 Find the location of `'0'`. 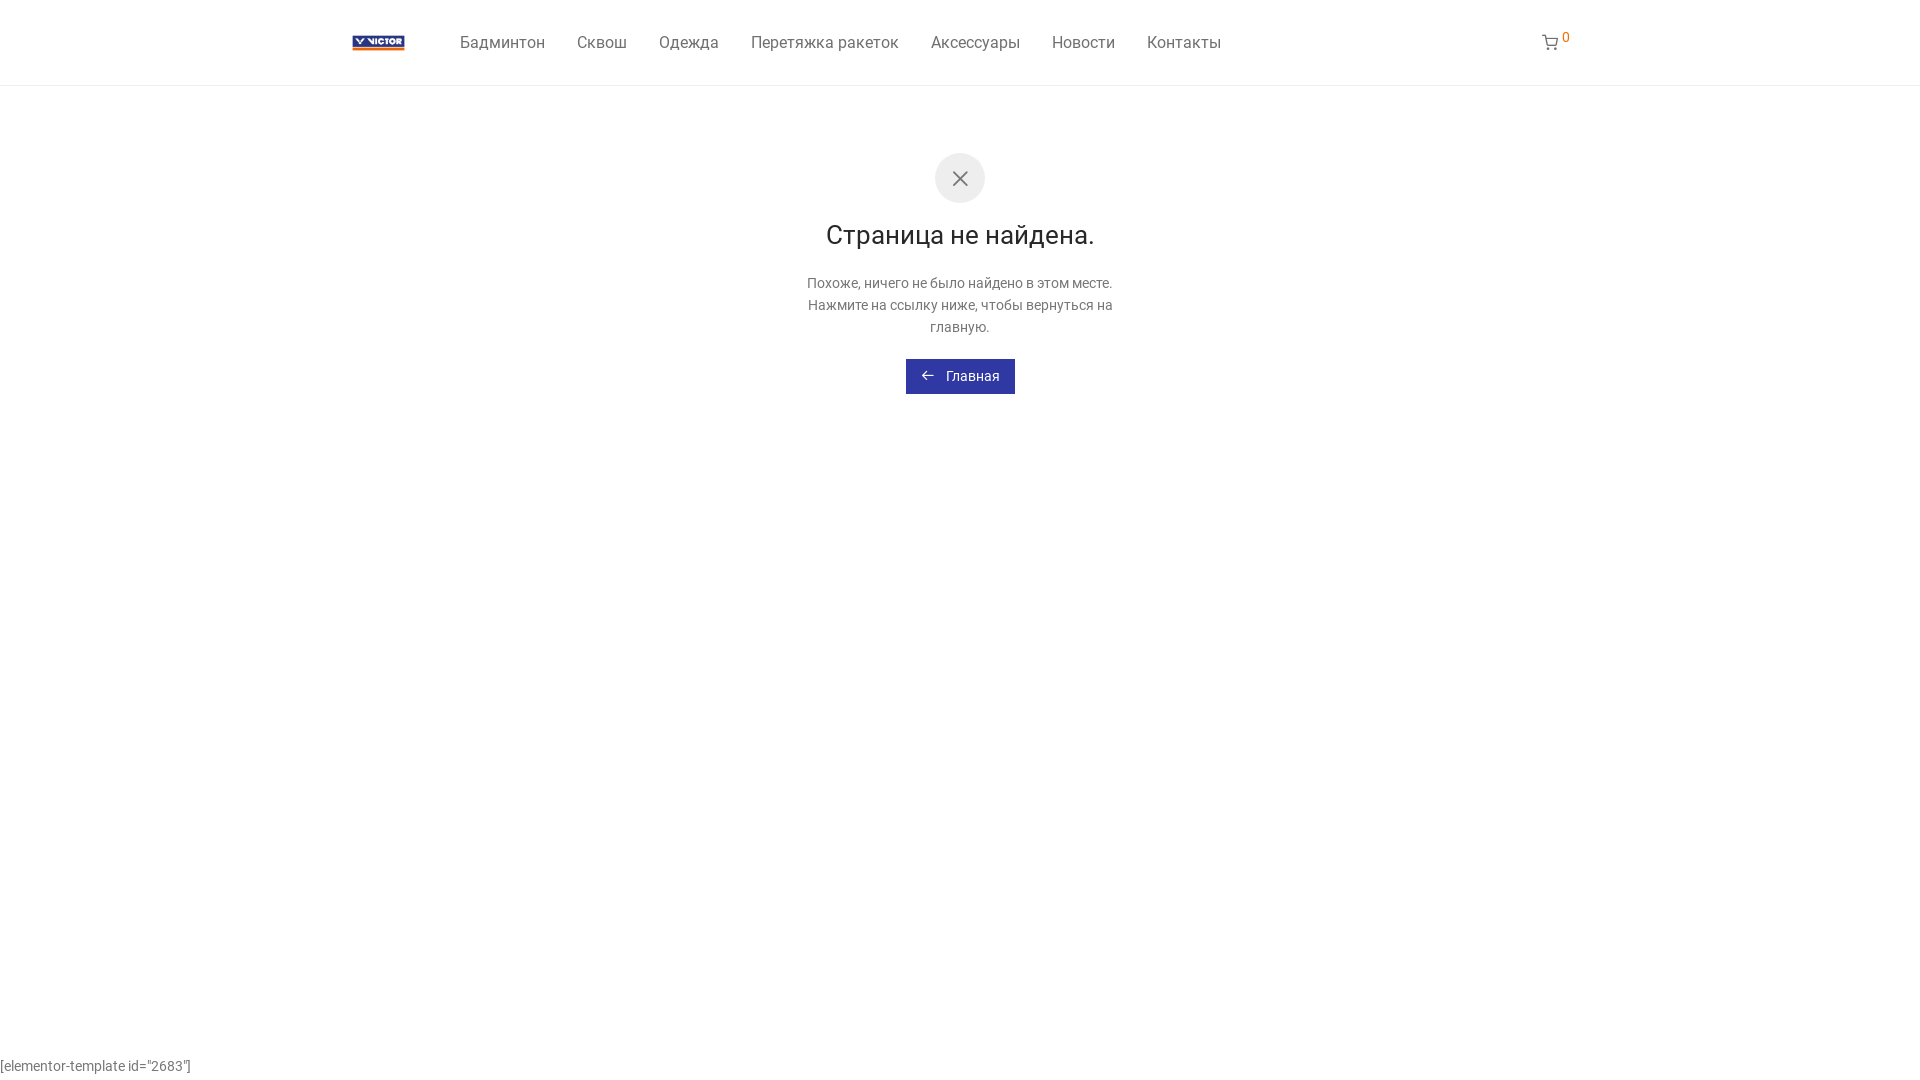

'0' is located at coordinates (1525, 42).